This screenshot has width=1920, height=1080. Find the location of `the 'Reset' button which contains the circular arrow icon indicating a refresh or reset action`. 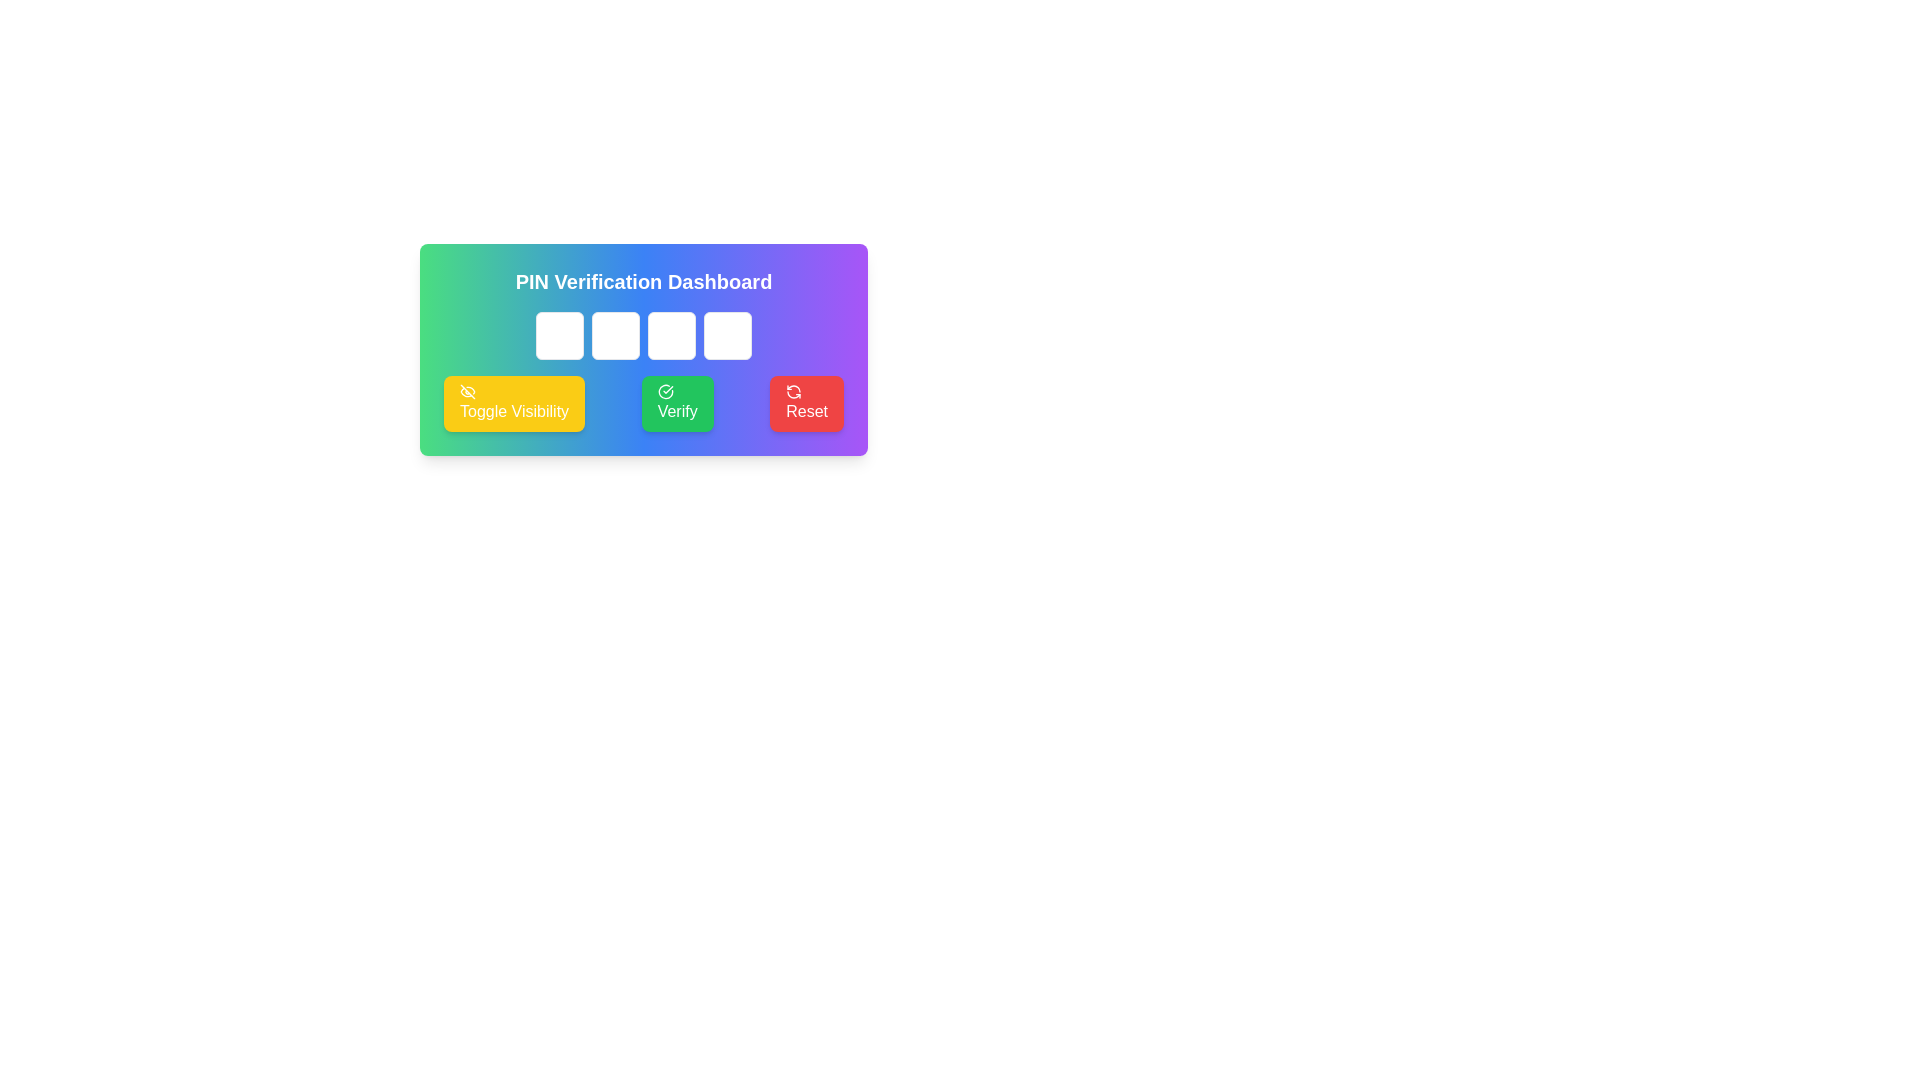

the 'Reset' button which contains the circular arrow icon indicating a refresh or reset action is located at coordinates (793, 392).